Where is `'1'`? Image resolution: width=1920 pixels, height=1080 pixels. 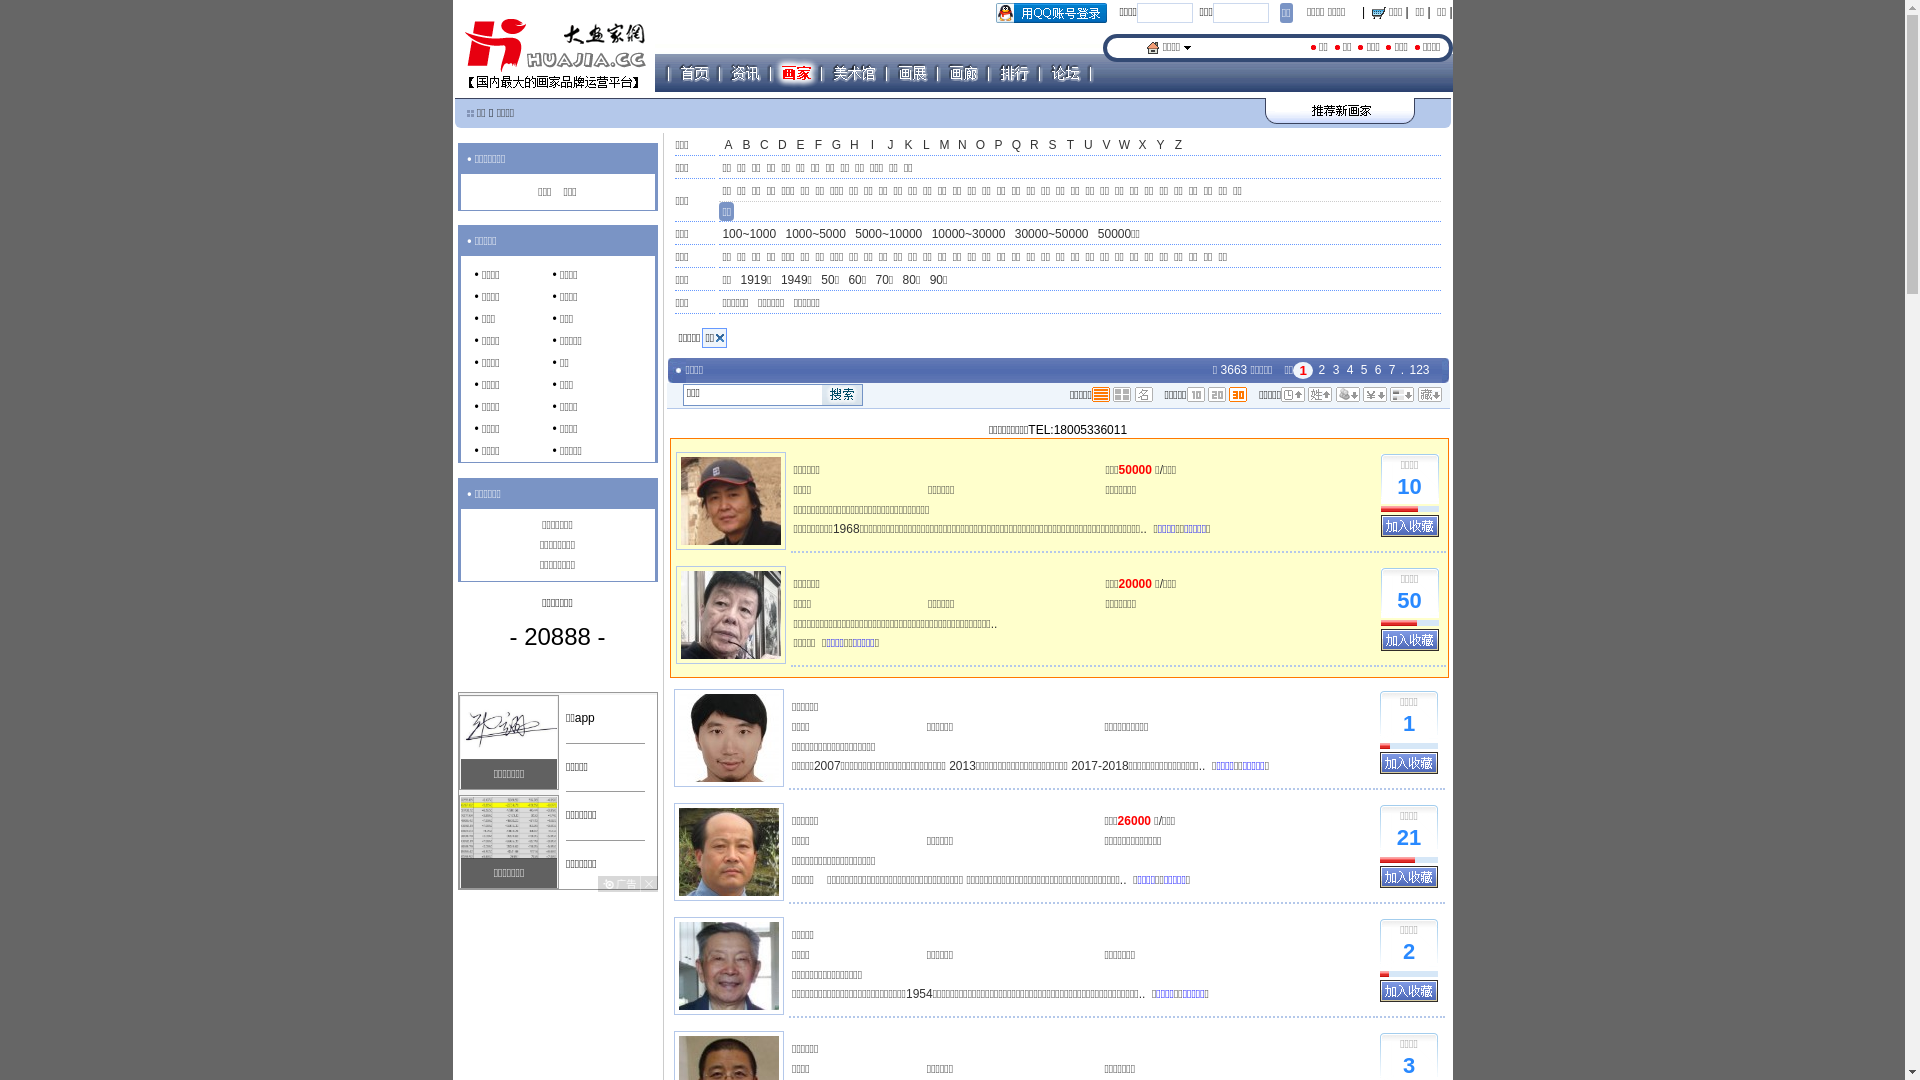
'1' is located at coordinates (1302, 370).